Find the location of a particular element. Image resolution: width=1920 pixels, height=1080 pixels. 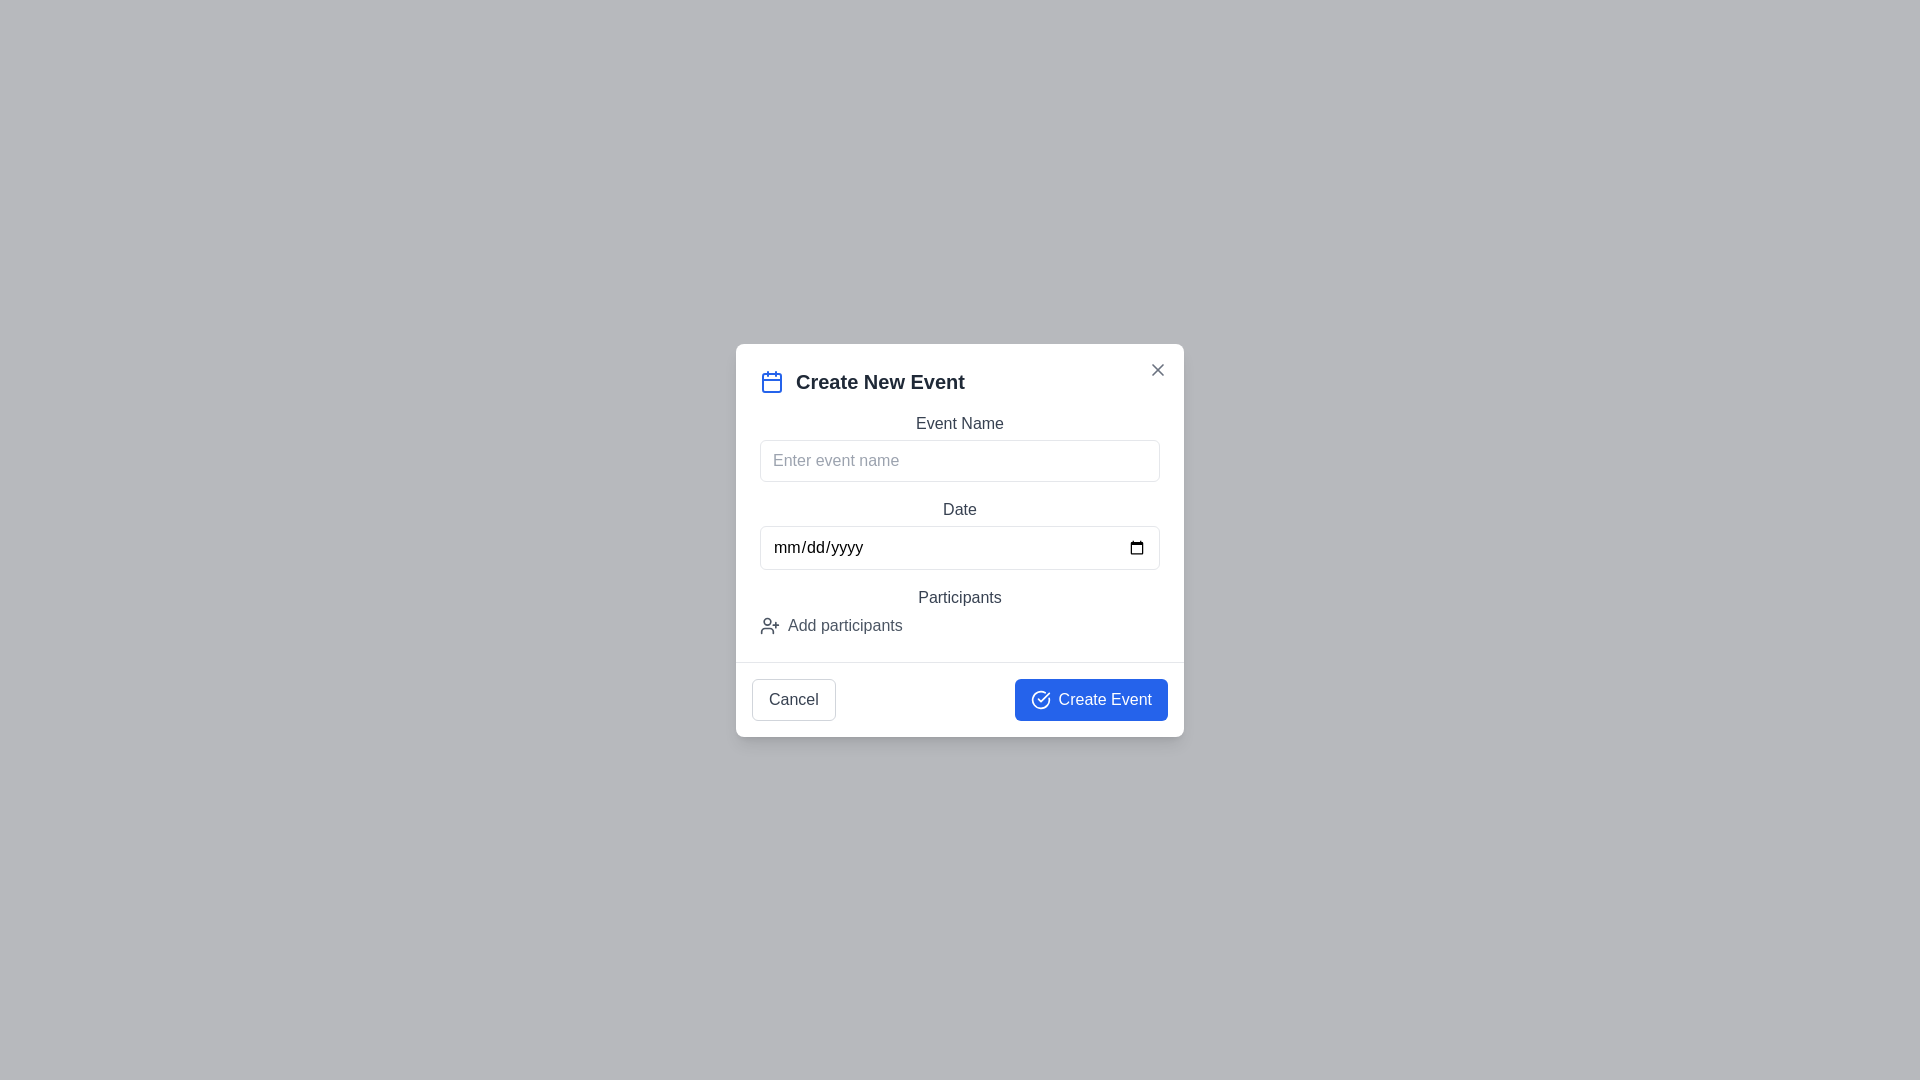

the 'Participants' label within the 'Create New Event' modal, which is styled in medium-weight gray font and positioned centrally below the 'Date' input field is located at coordinates (960, 596).